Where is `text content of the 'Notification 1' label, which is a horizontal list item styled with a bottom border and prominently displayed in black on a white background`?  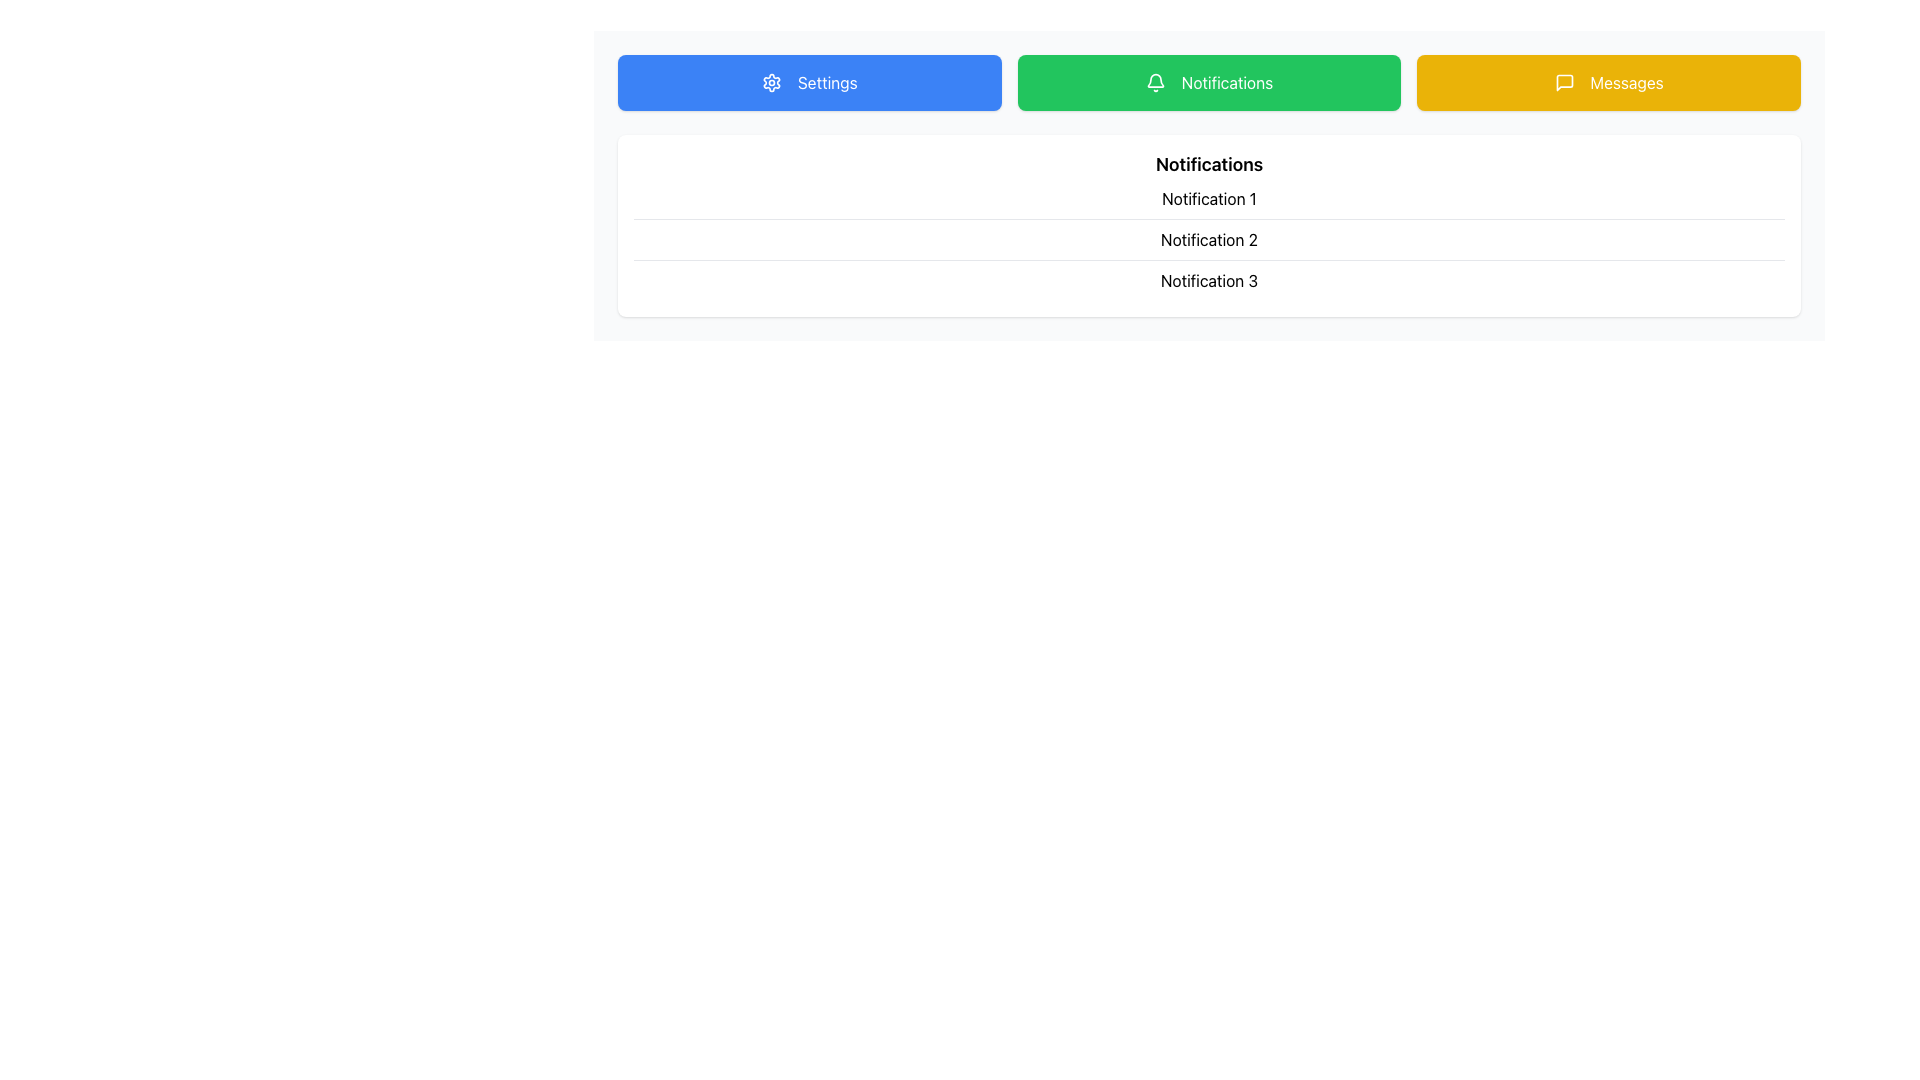 text content of the 'Notification 1' label, which is a horizontal list item styled with a bottom border and prominently displayed in black on a white background is located at coordinates (1208, 199).